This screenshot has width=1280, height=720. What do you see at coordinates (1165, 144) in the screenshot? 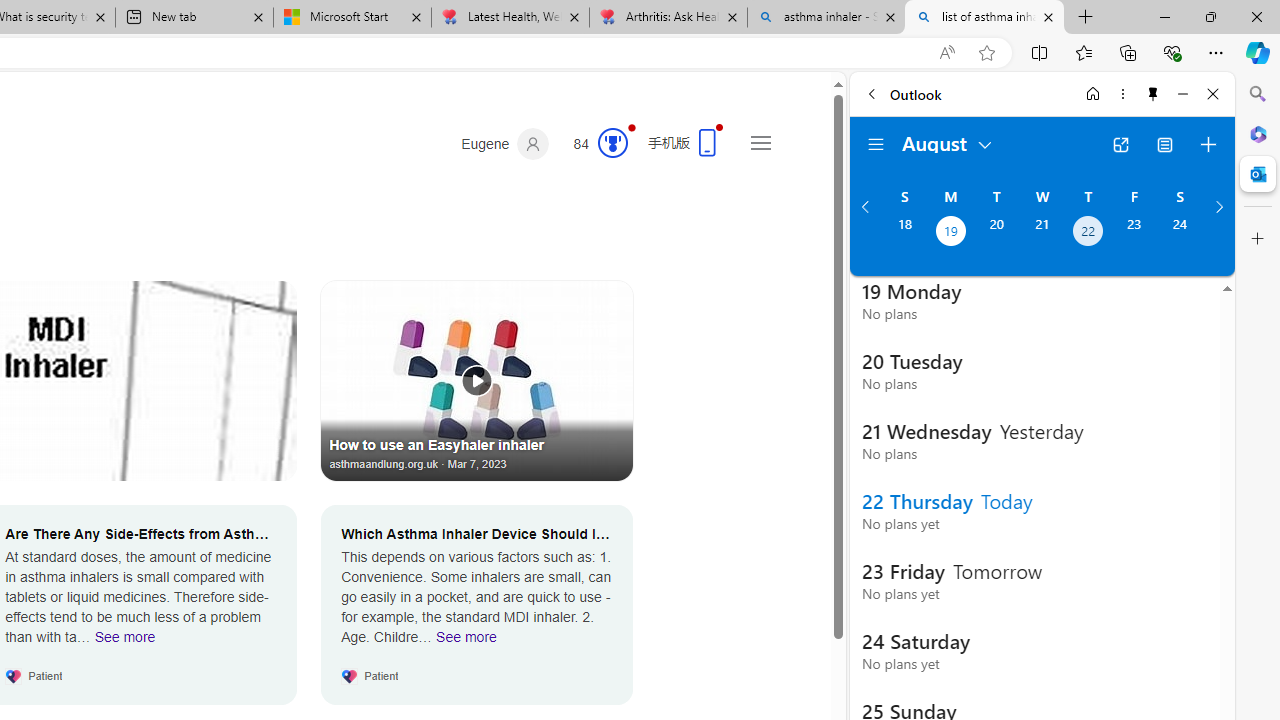
I see `'View Switcher. Current view is Agenda view'` at bounding box center [1165, 144].